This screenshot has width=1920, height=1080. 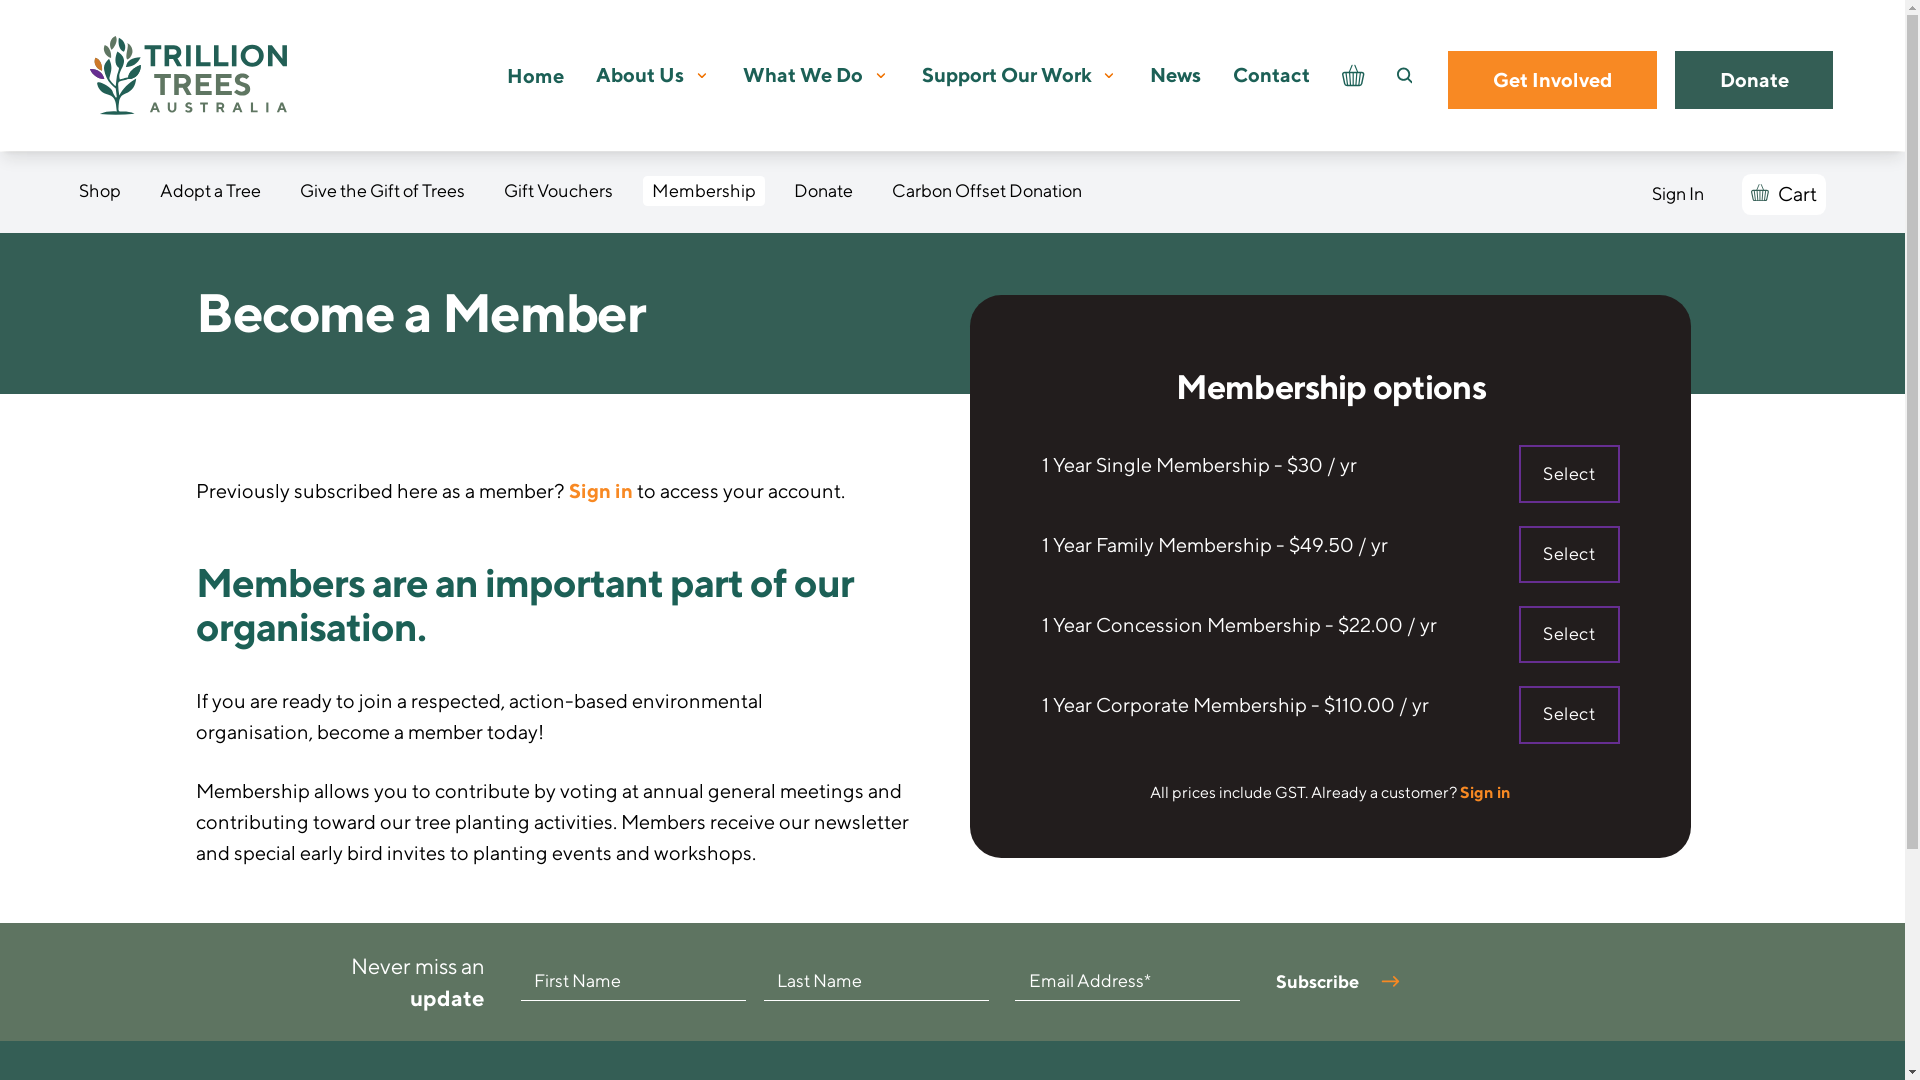 I want to click on 'Sign in', so click(x=1485, y=791).